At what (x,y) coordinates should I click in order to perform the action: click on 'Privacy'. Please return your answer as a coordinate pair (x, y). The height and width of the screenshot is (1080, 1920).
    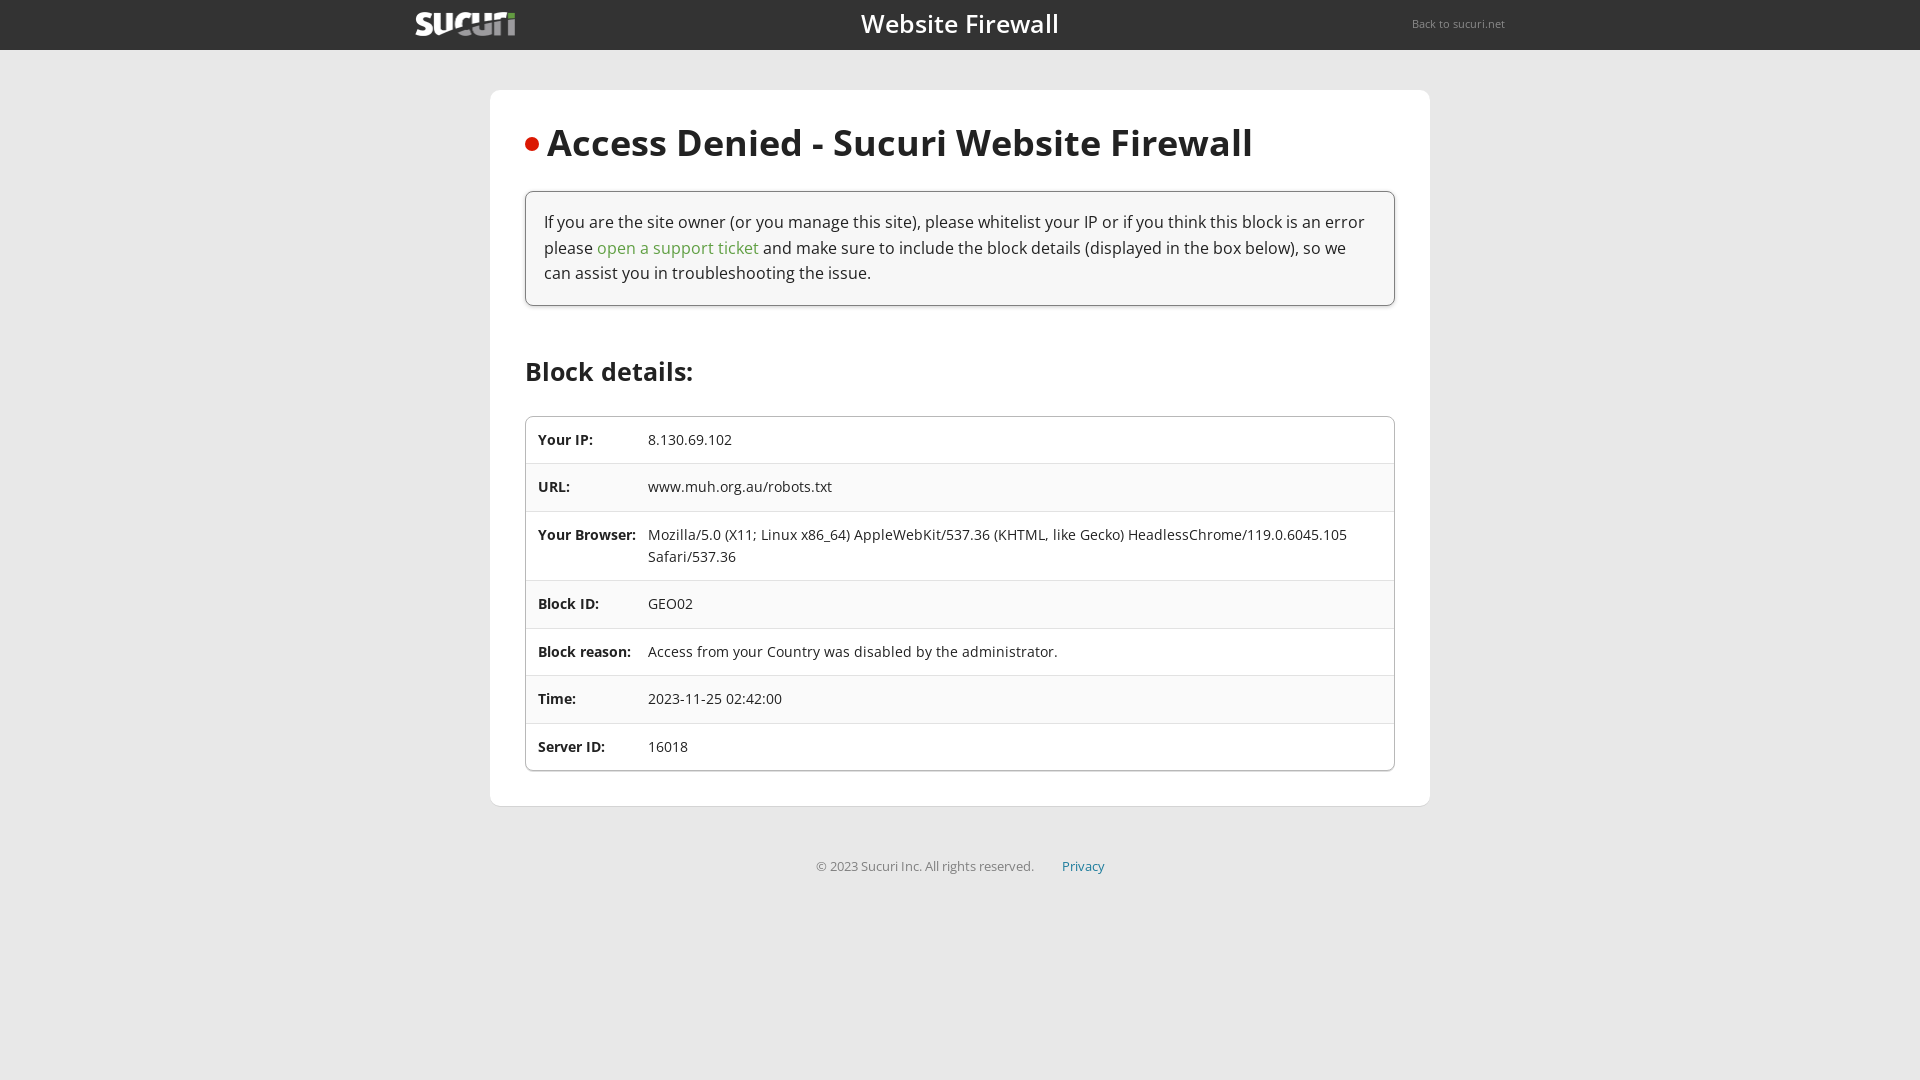
    Looking at the image, I should click on (1082, 865).